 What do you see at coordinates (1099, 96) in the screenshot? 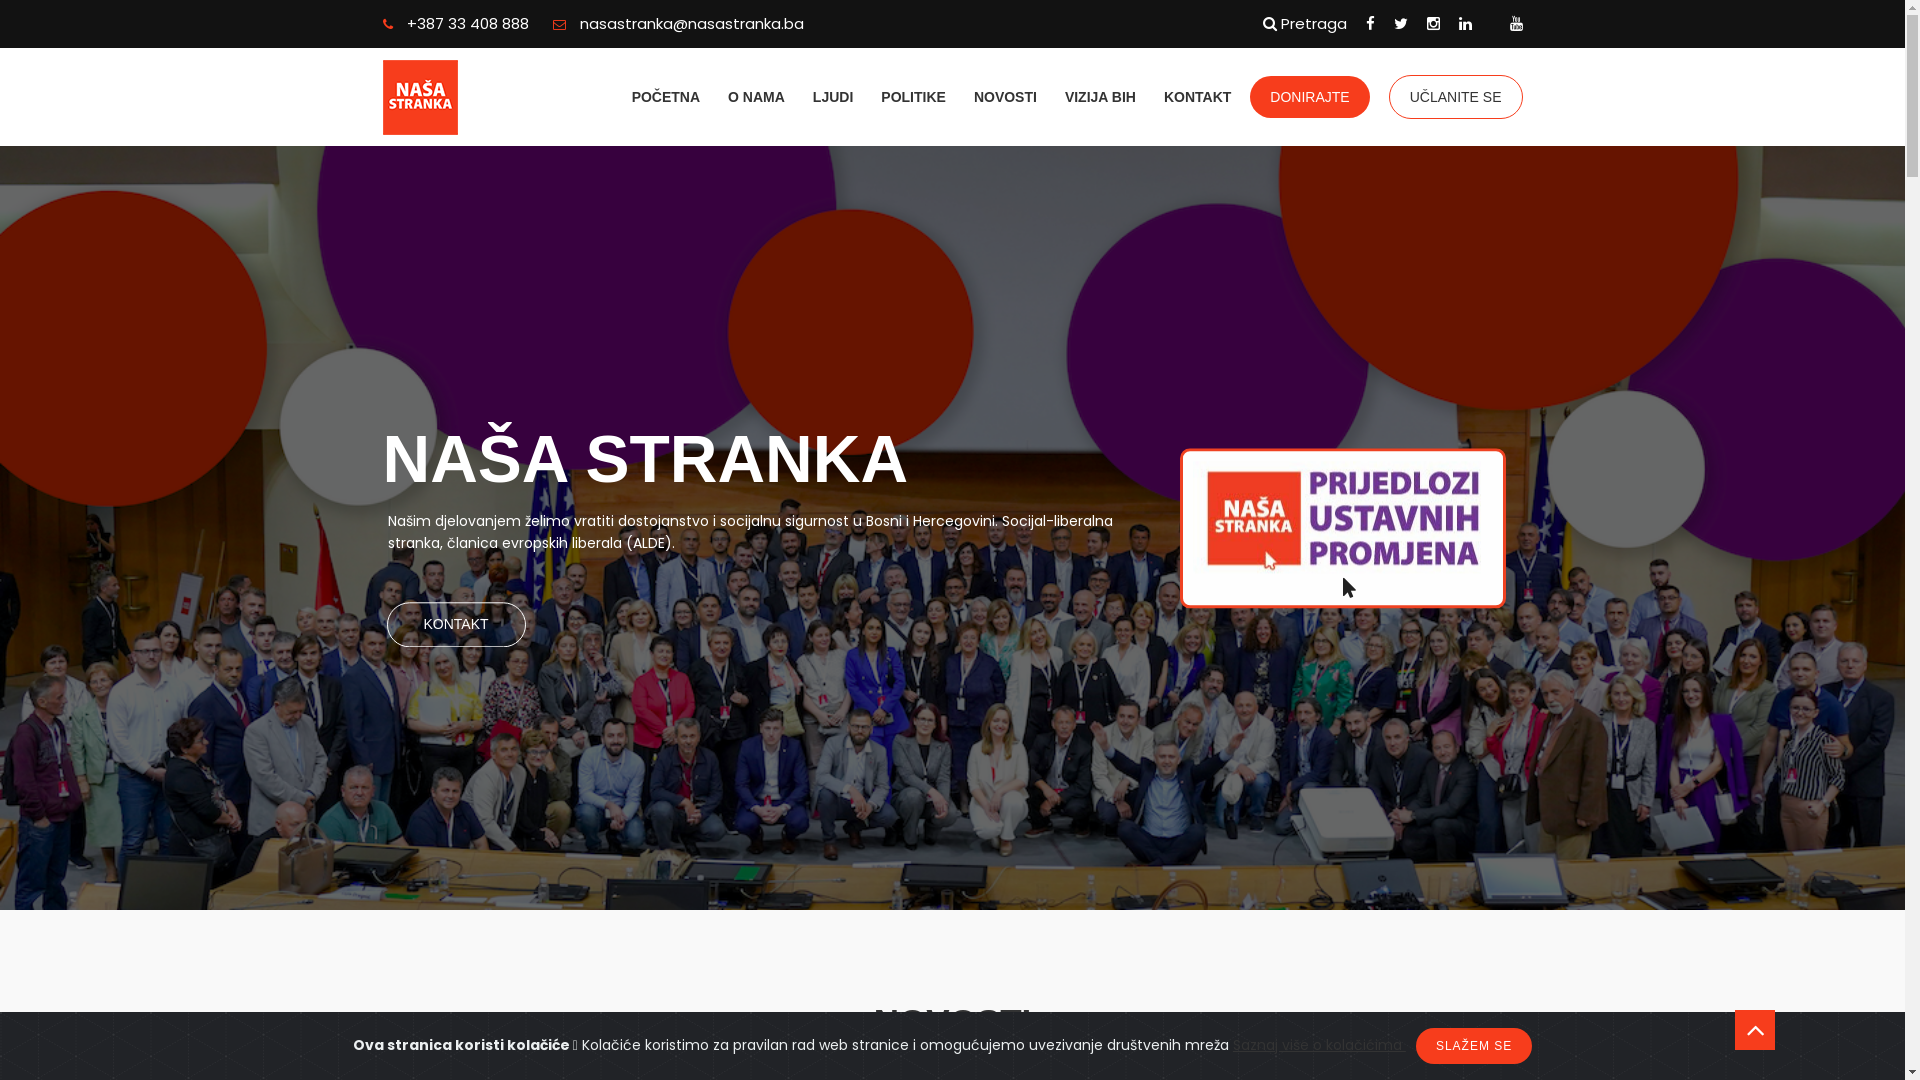
I see `'VIZIJA BIH'` at bounding box center [1099, 96].